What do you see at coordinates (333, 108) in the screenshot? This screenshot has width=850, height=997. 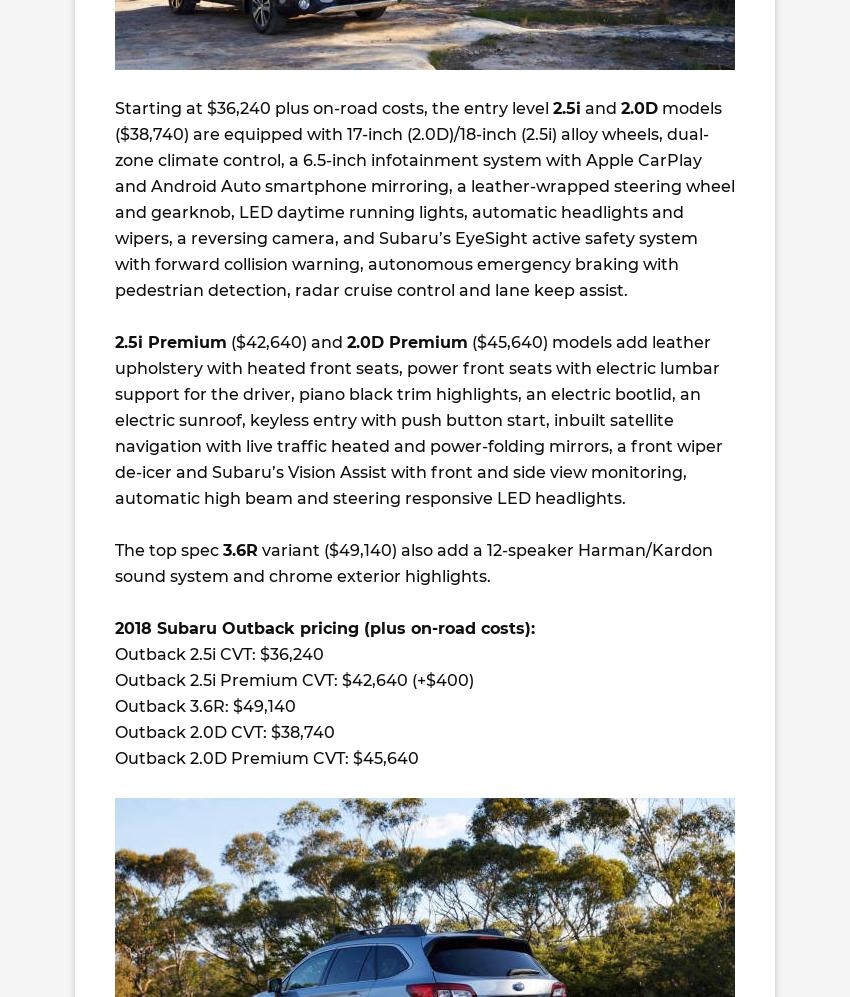 I see `'Starting at $36,240 plus on-road costs, the entry level'` at bounding box center [333, 108].